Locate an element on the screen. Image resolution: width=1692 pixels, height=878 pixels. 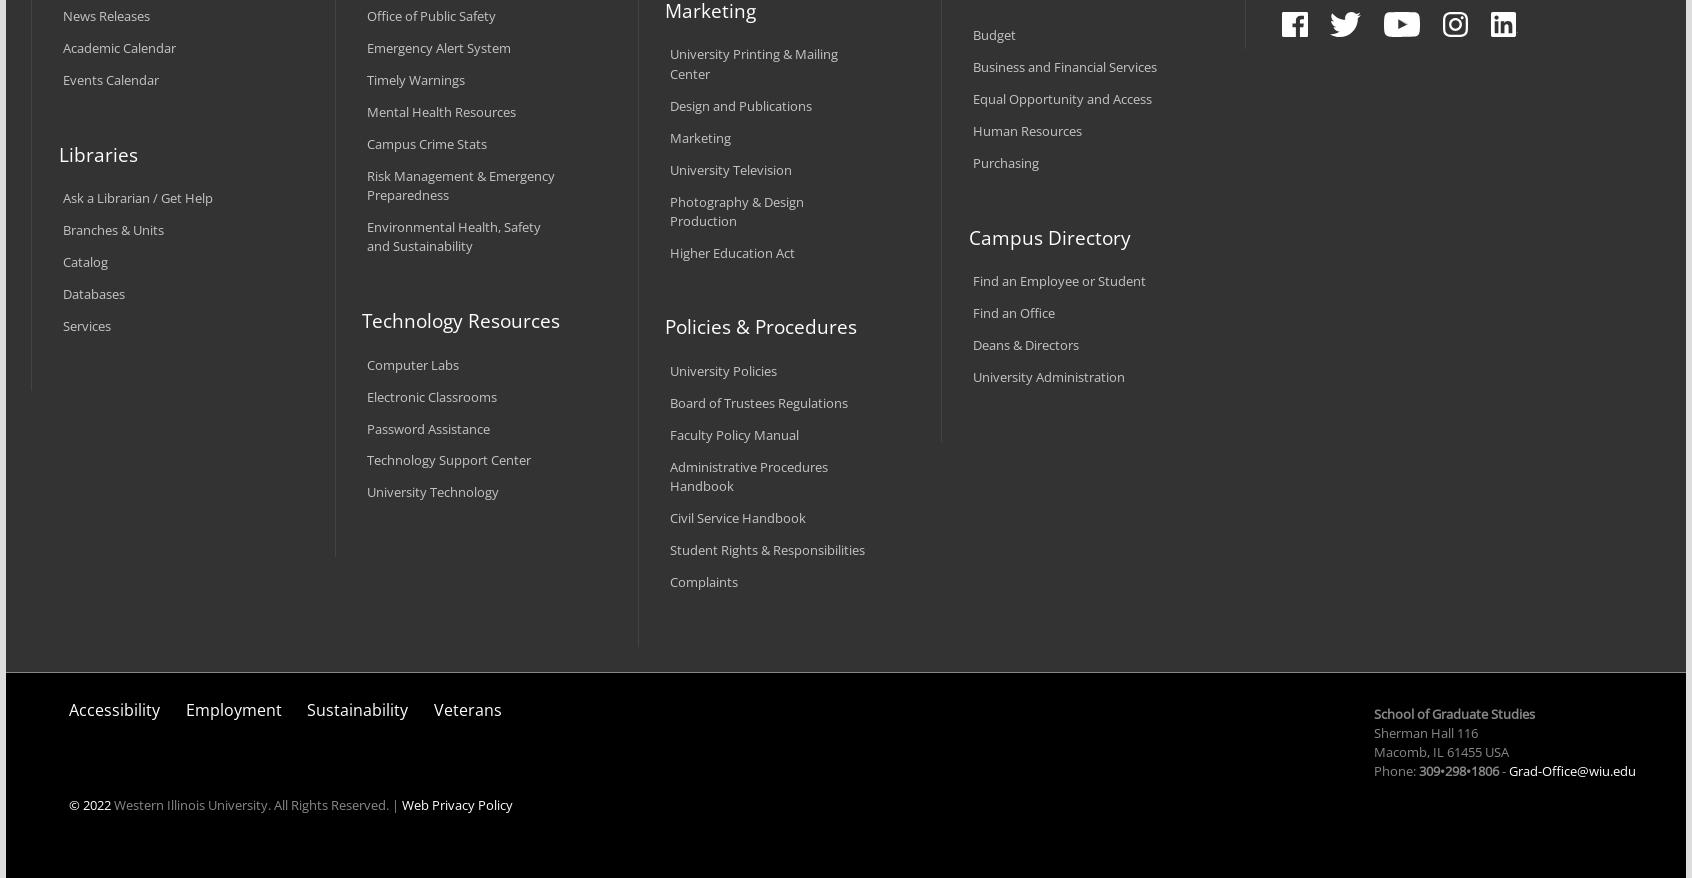
'Equal Opportunity and Access' is located at coordinates (1062, 98).